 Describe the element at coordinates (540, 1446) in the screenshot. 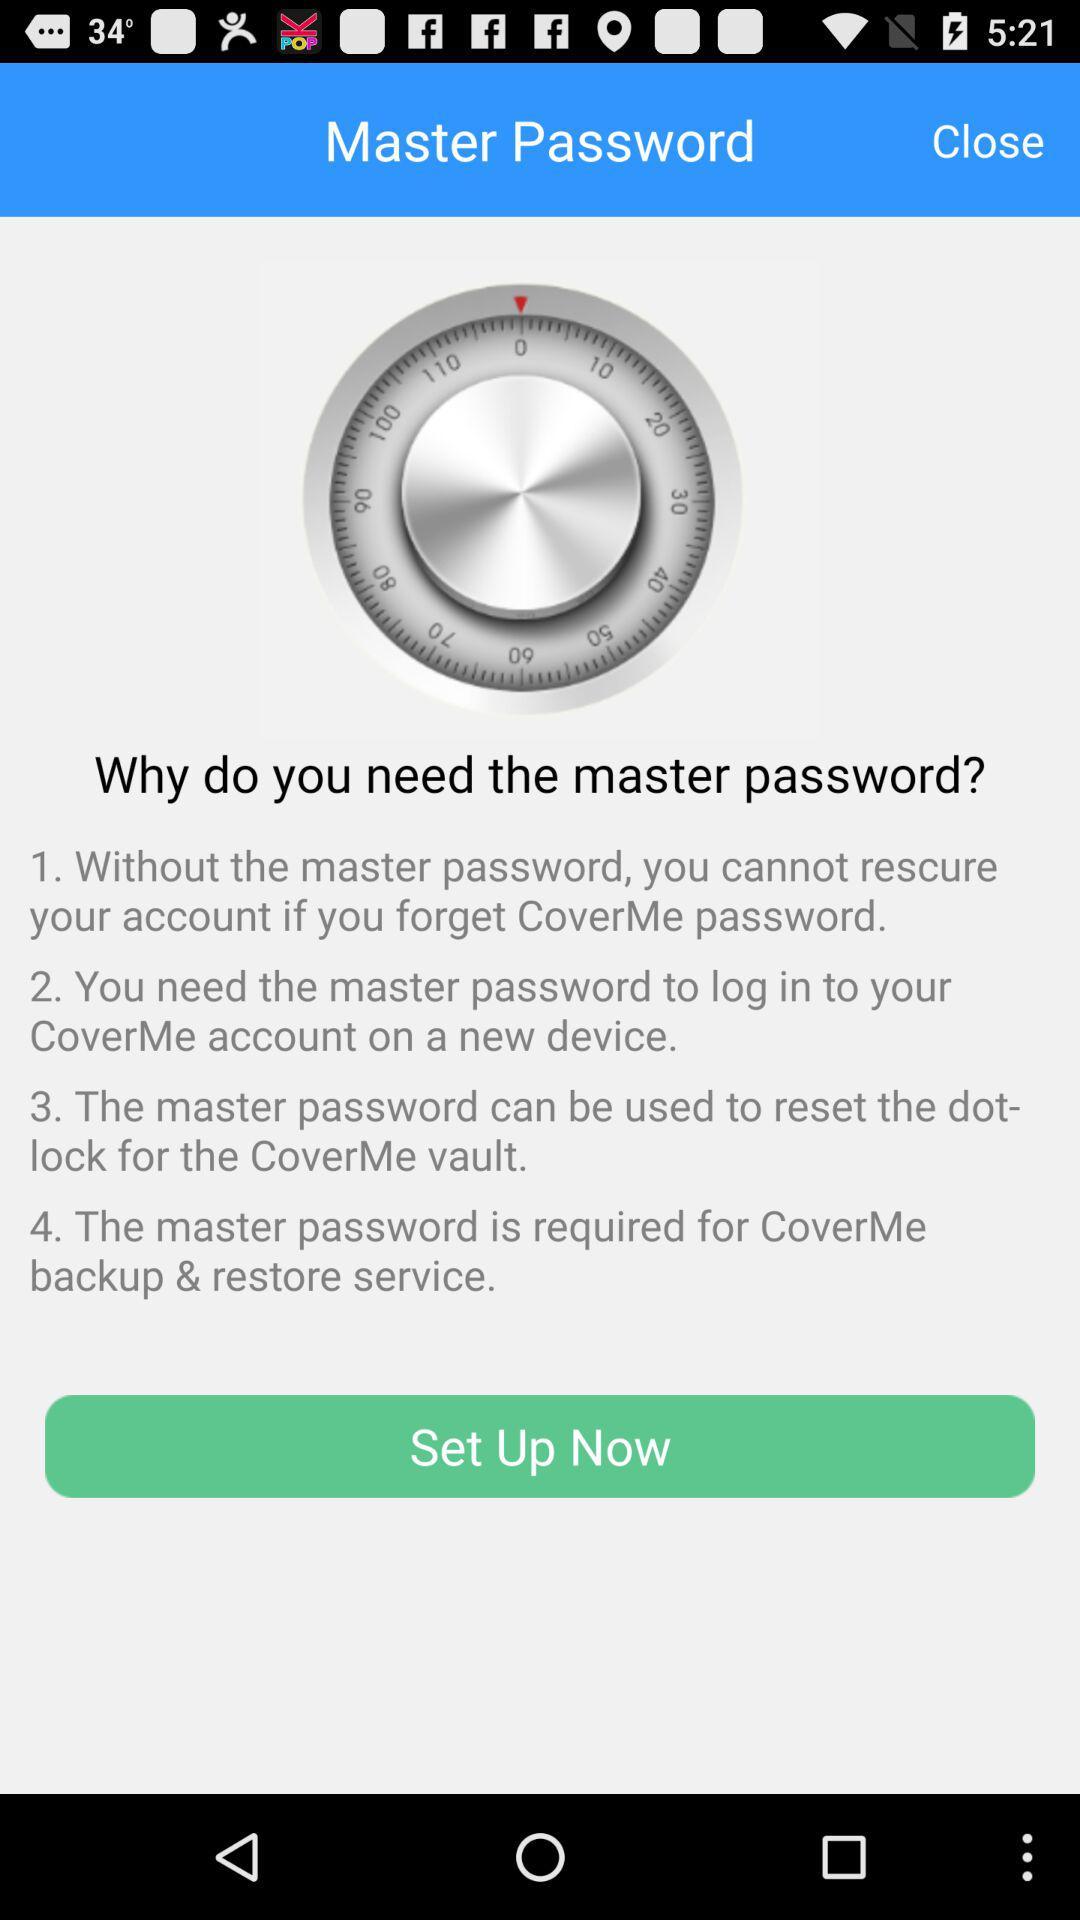

I see `the item below 4 the master` at that location.